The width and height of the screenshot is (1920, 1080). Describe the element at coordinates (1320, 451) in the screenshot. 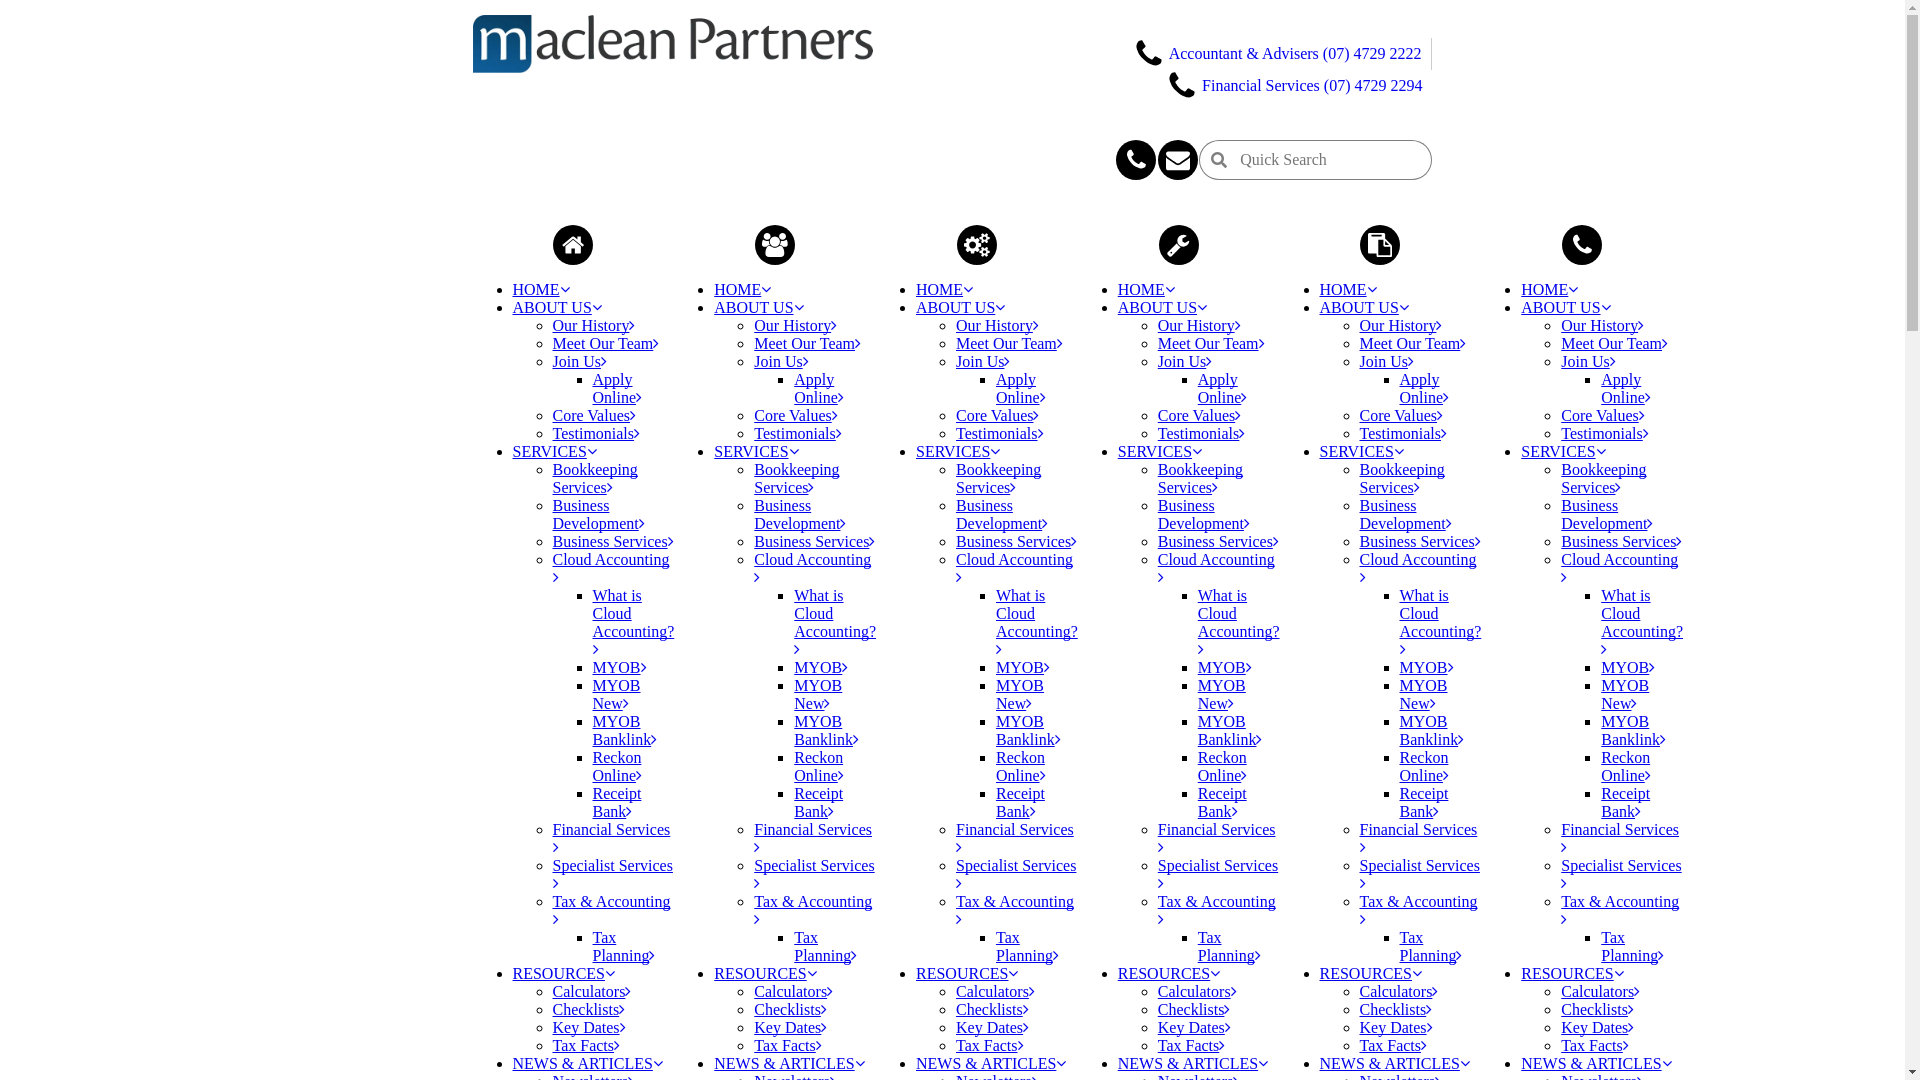

I see `'SERVICES'` at that location.